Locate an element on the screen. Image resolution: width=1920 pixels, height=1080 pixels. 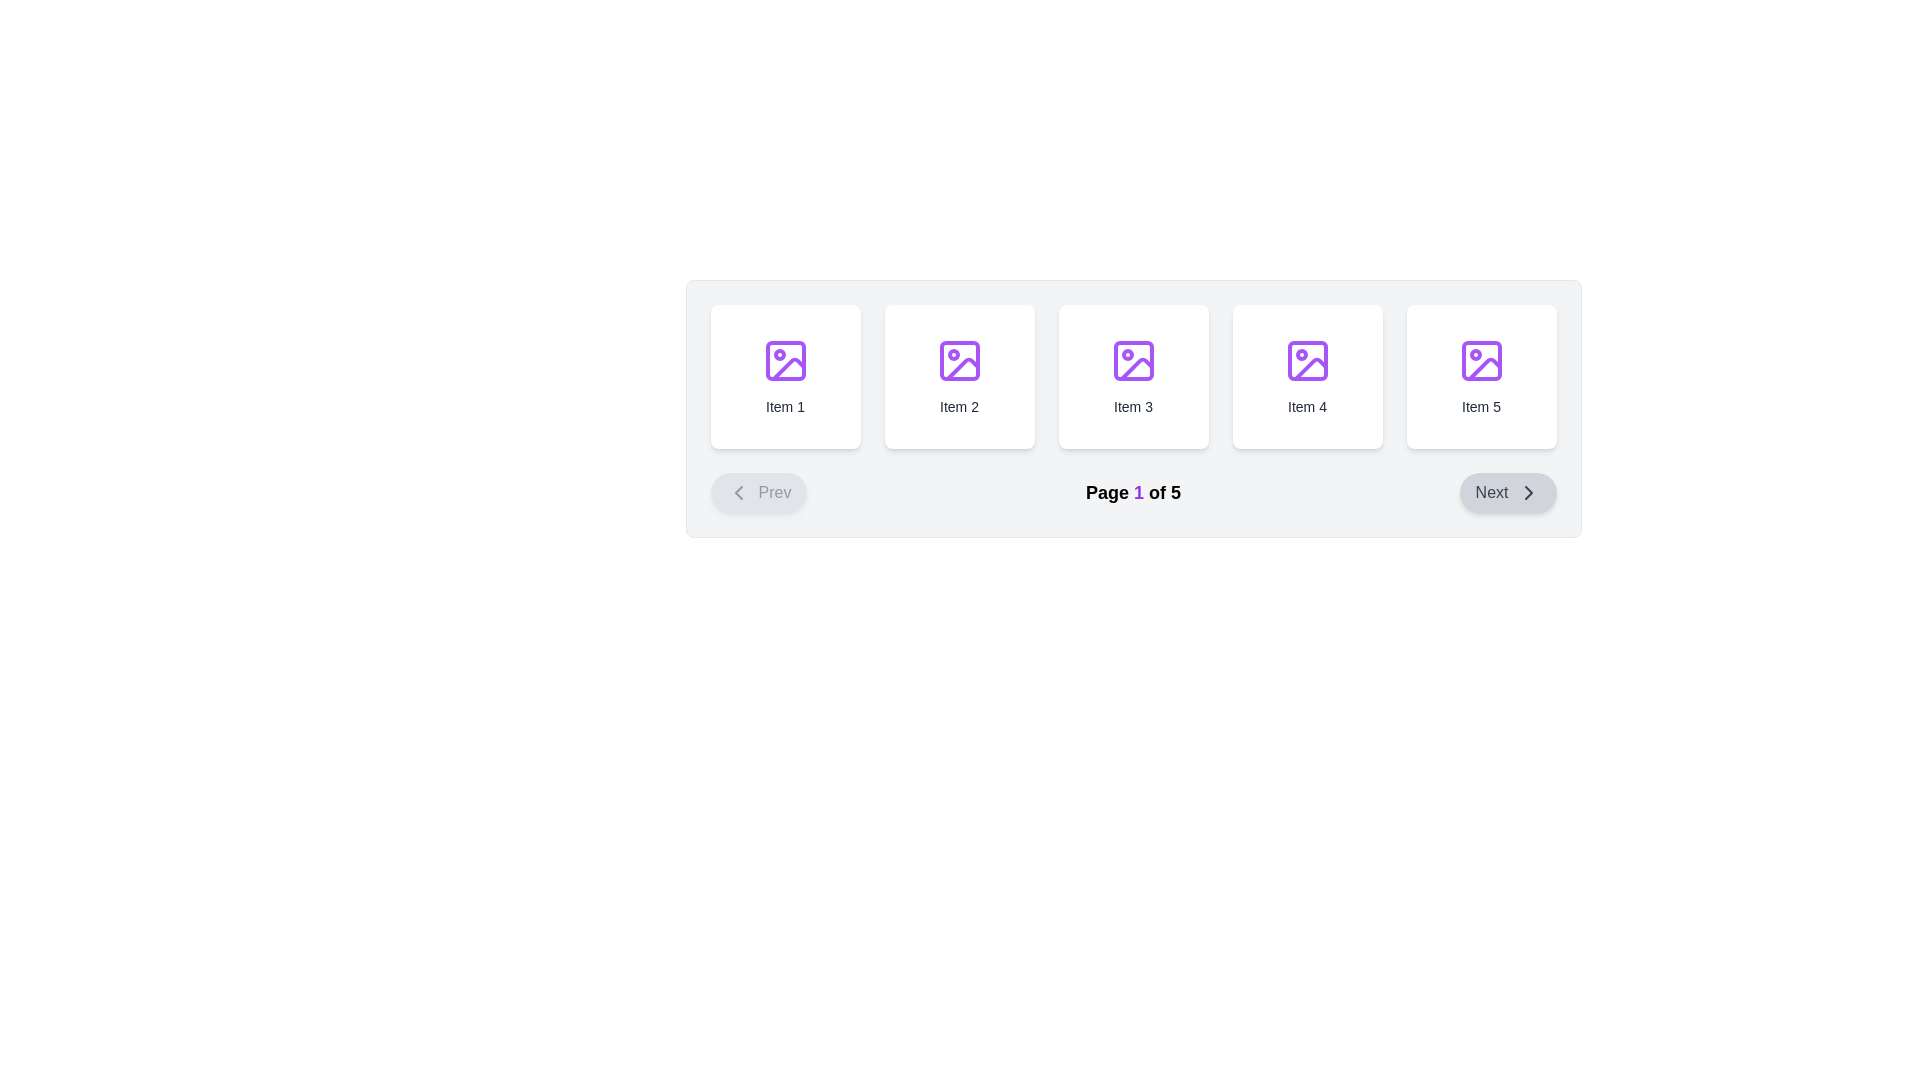
SVG Icon located at the far right side of the 'Next' button in the navigation control bar by hovering over it is located at coordinates (1527, 493).